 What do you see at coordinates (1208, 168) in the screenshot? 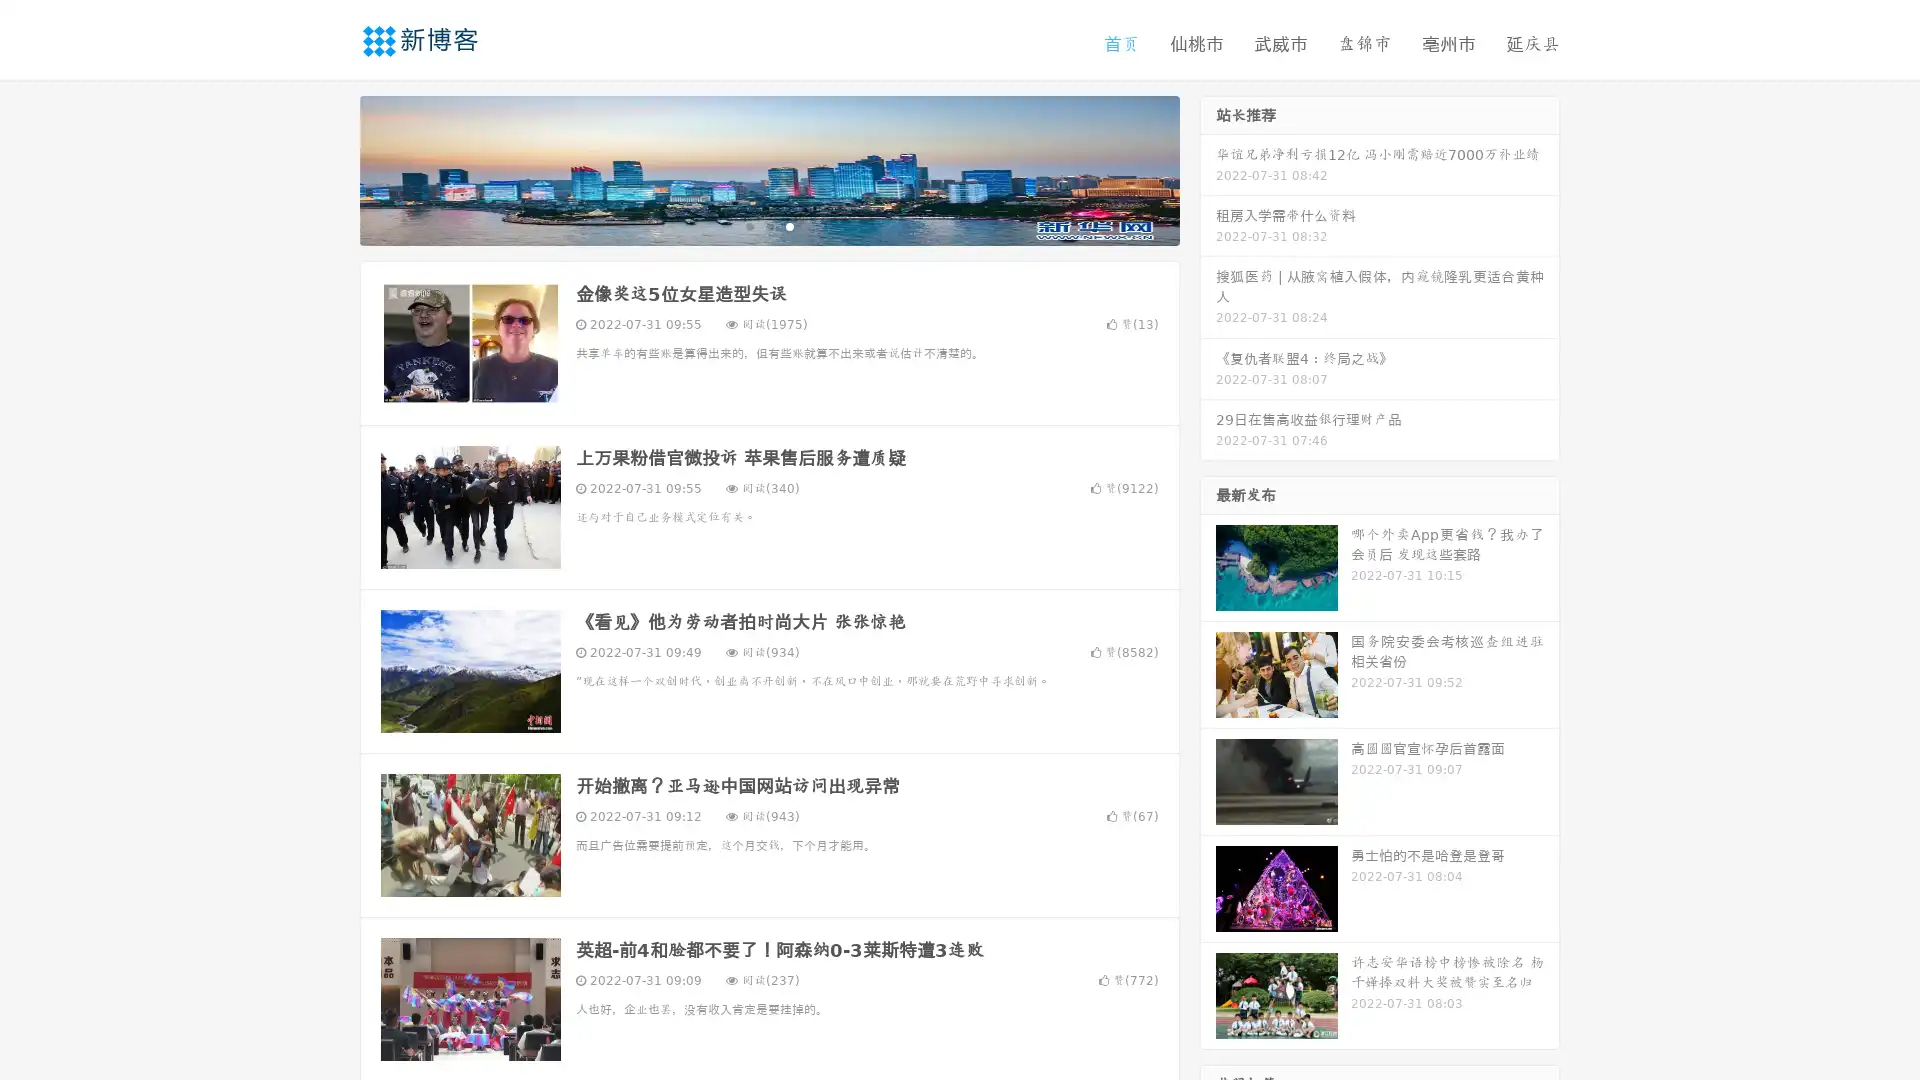
I see `Next slide` at bounding box center [1208, 168].